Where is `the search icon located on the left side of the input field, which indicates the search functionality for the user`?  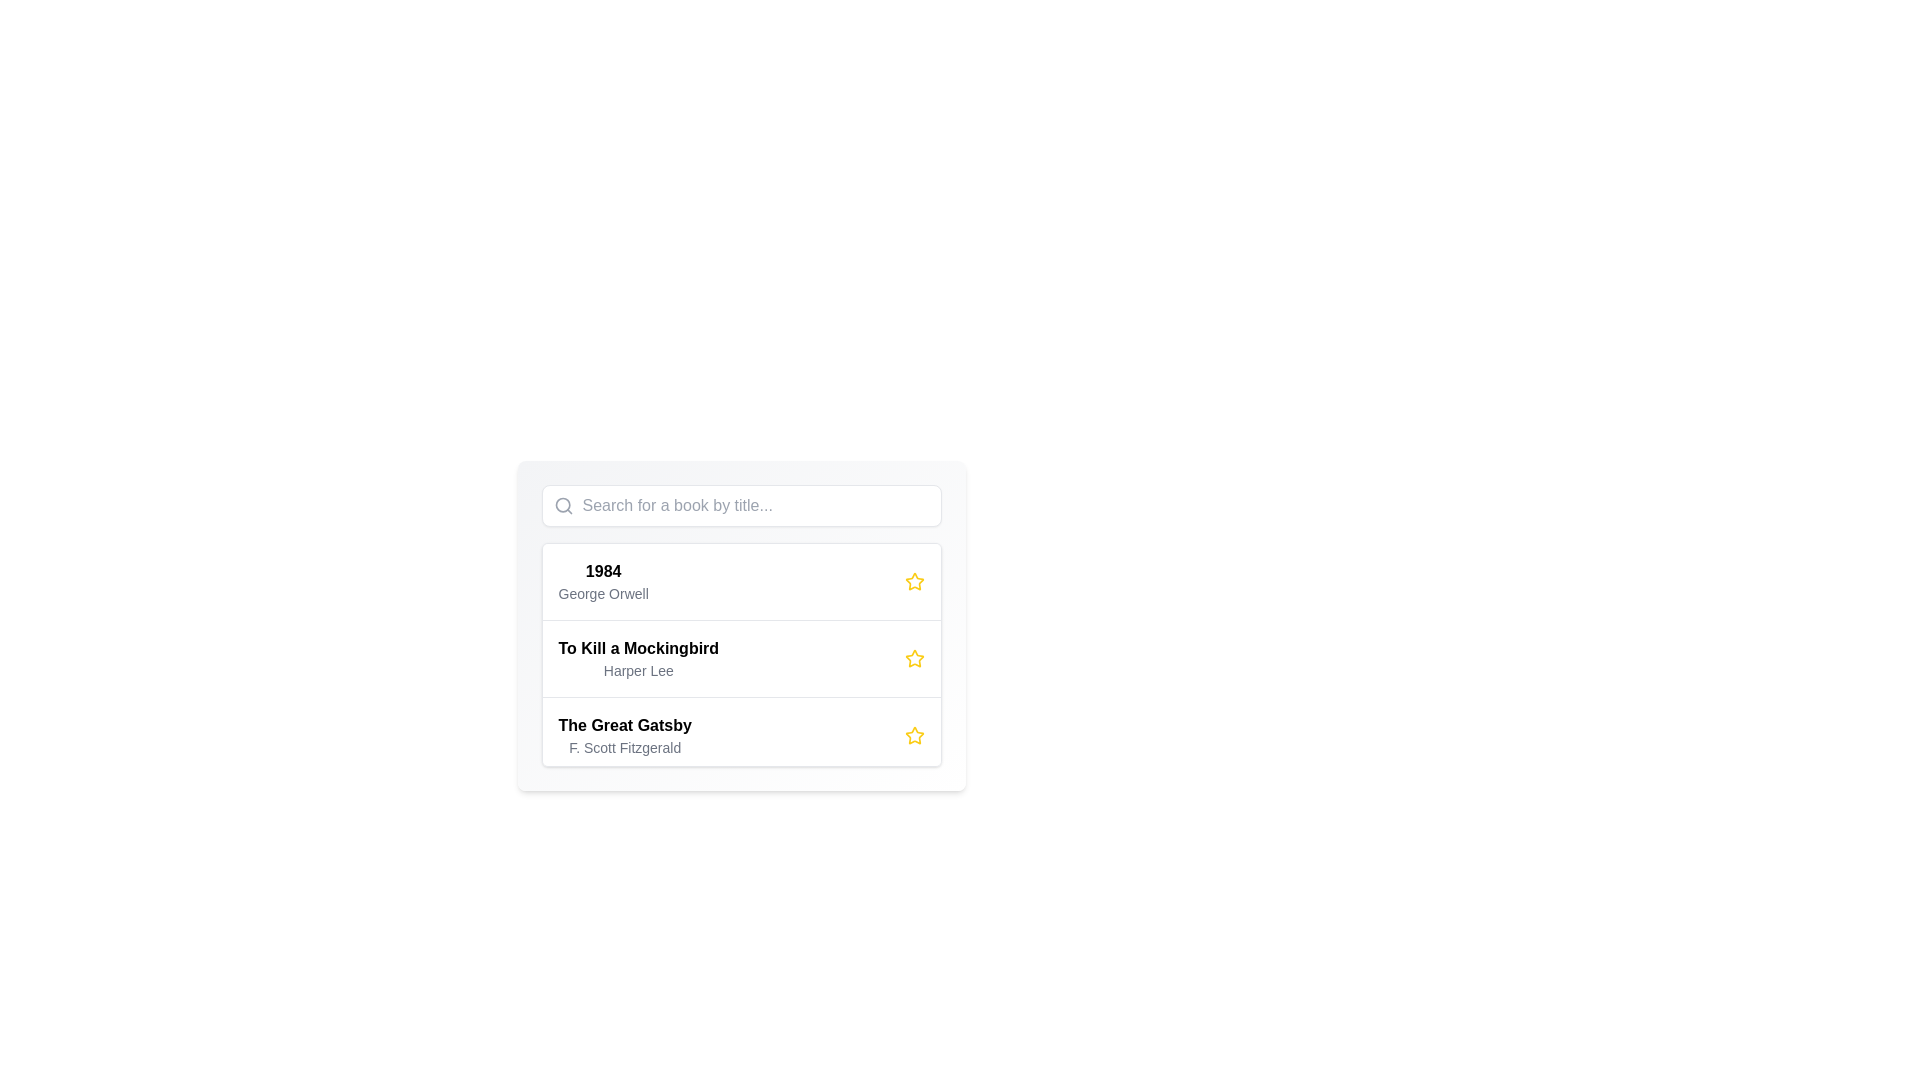 the search icon located on the left side of the input field, which indicates the search functionality for the user is located at coordinates (562, 504).